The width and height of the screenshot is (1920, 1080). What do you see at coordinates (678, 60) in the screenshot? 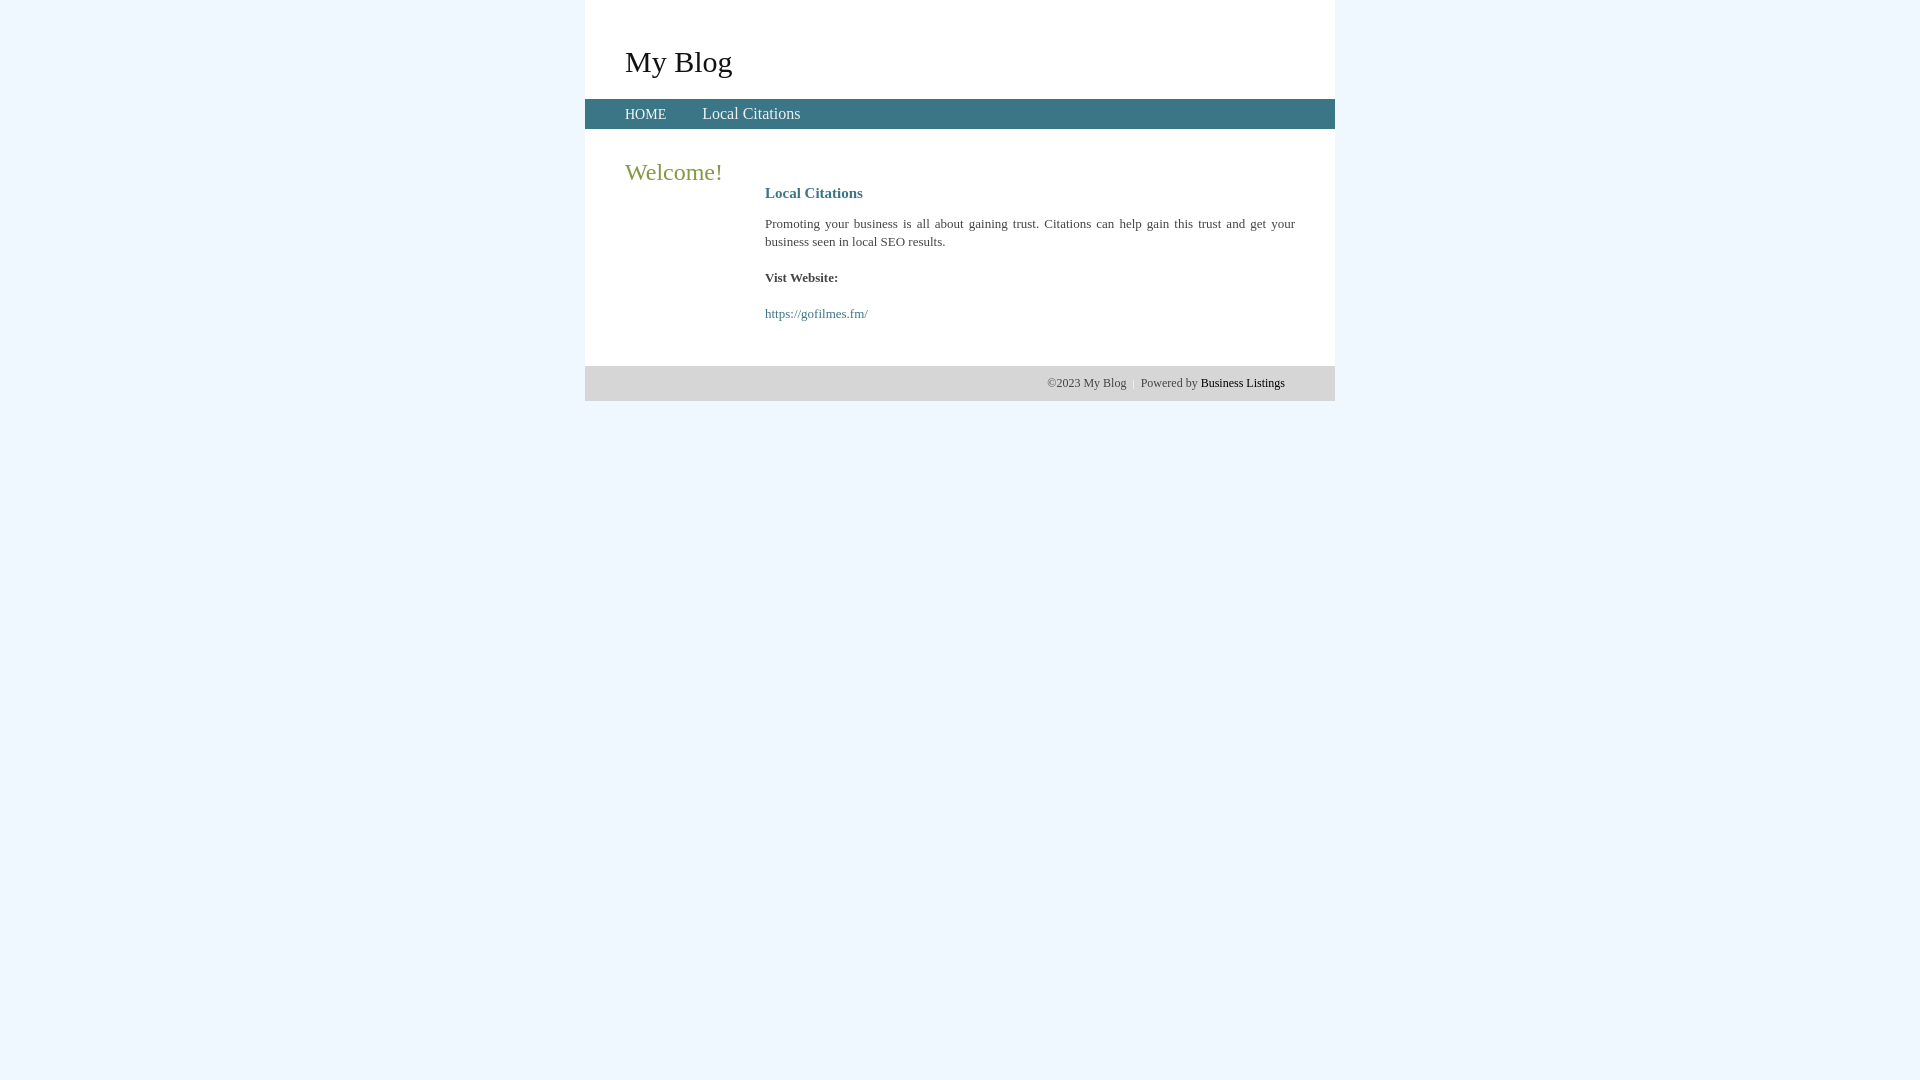
I see `'My Blog'` at bounding box center [678, 60].